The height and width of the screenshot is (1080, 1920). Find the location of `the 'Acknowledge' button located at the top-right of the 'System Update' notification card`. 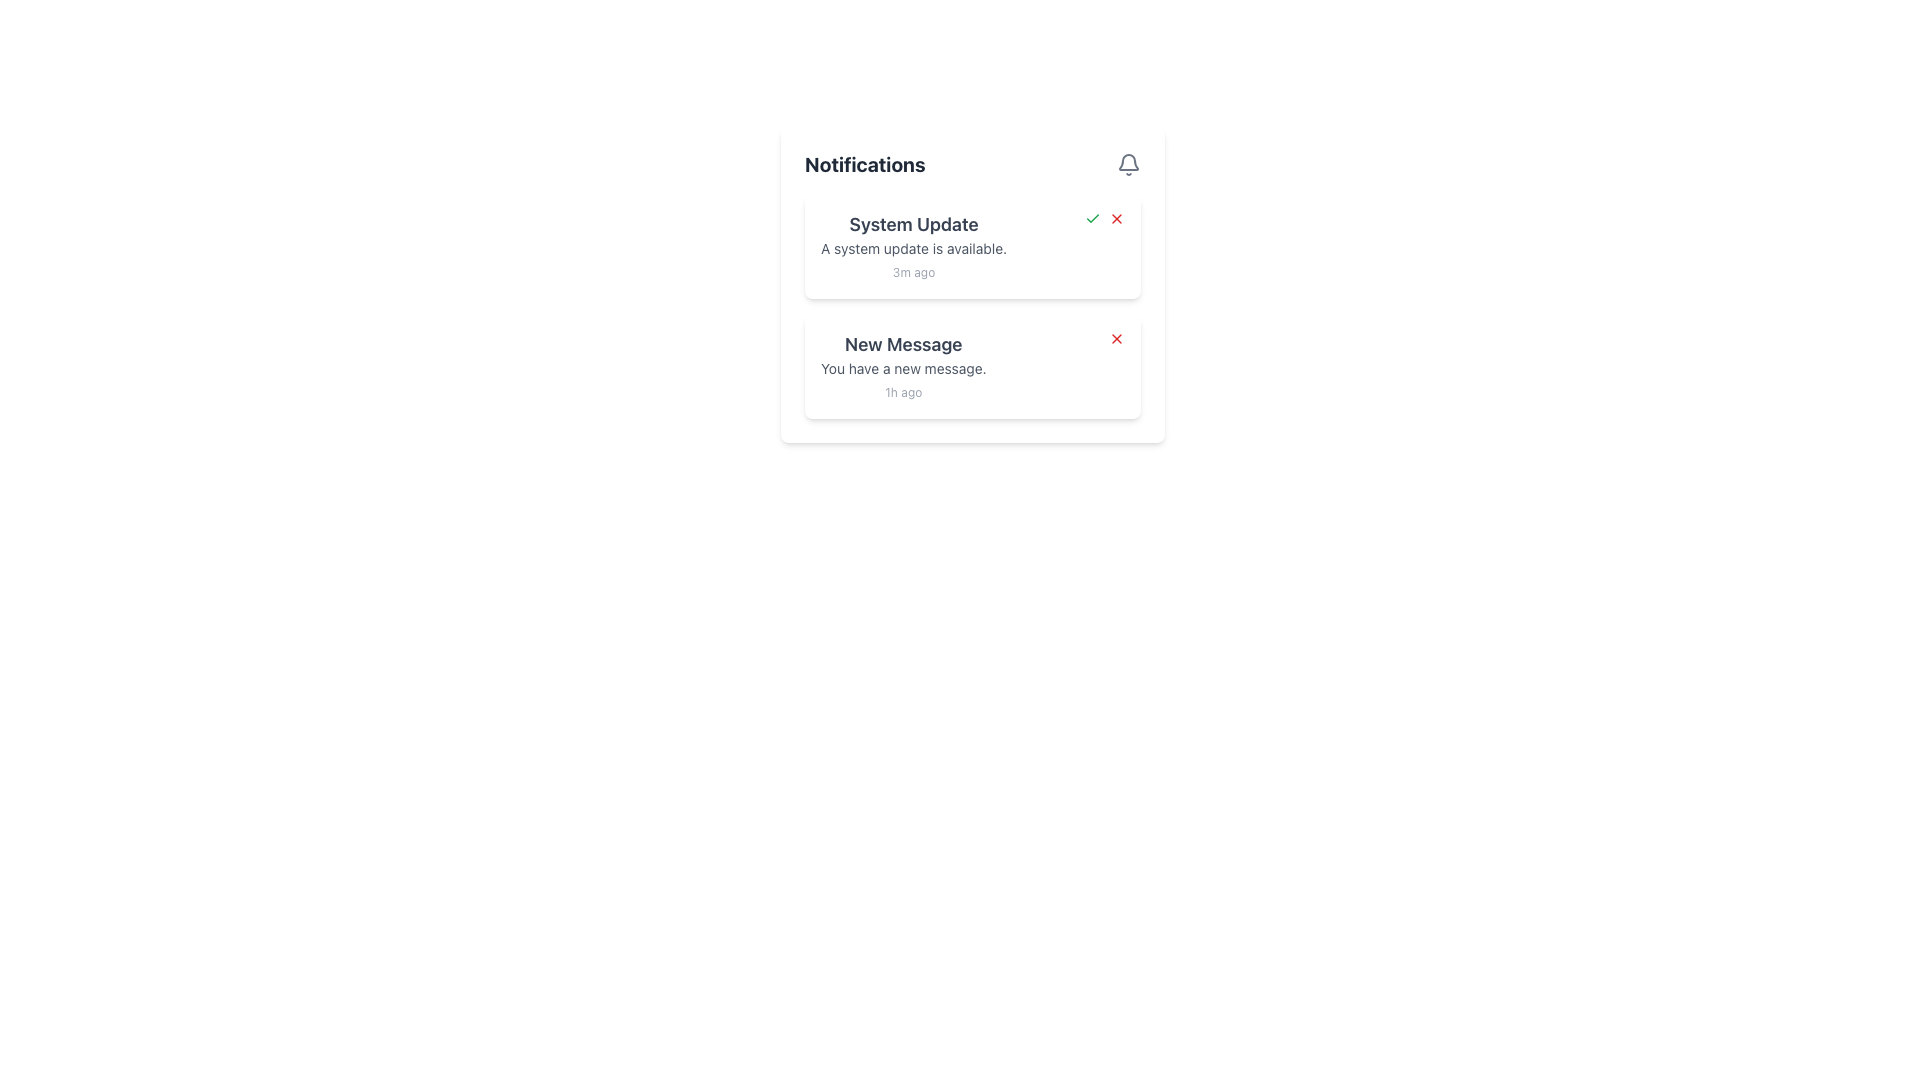

the 'Acknowledge' button located at the top-right of the 'System Update' notification card is located at coordinates (1092, 219).